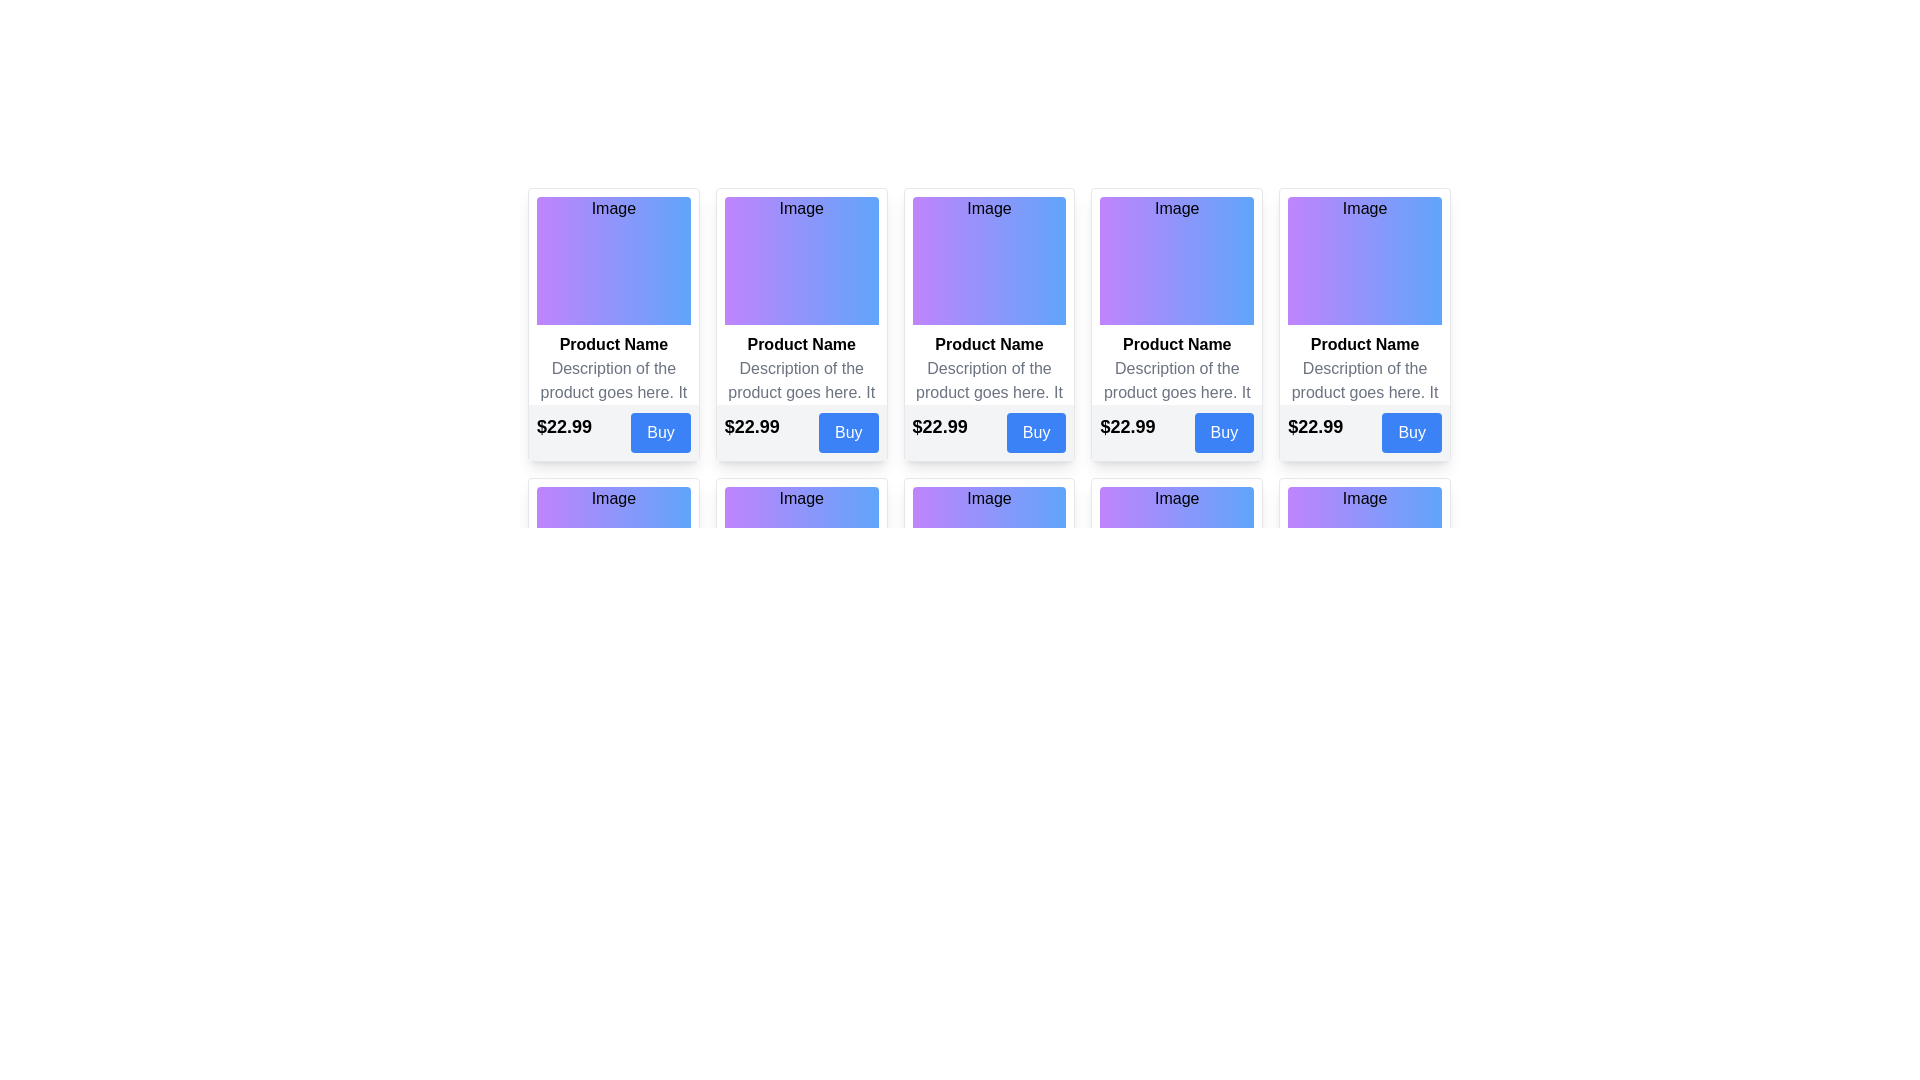 This screenshot has width=1920, height=1080. Describe the element at coordinates (1411, 431) in the screenshot. I see `the purchasing button located at the bottom-right of the card that contains the price label '$22.99'` at that location.